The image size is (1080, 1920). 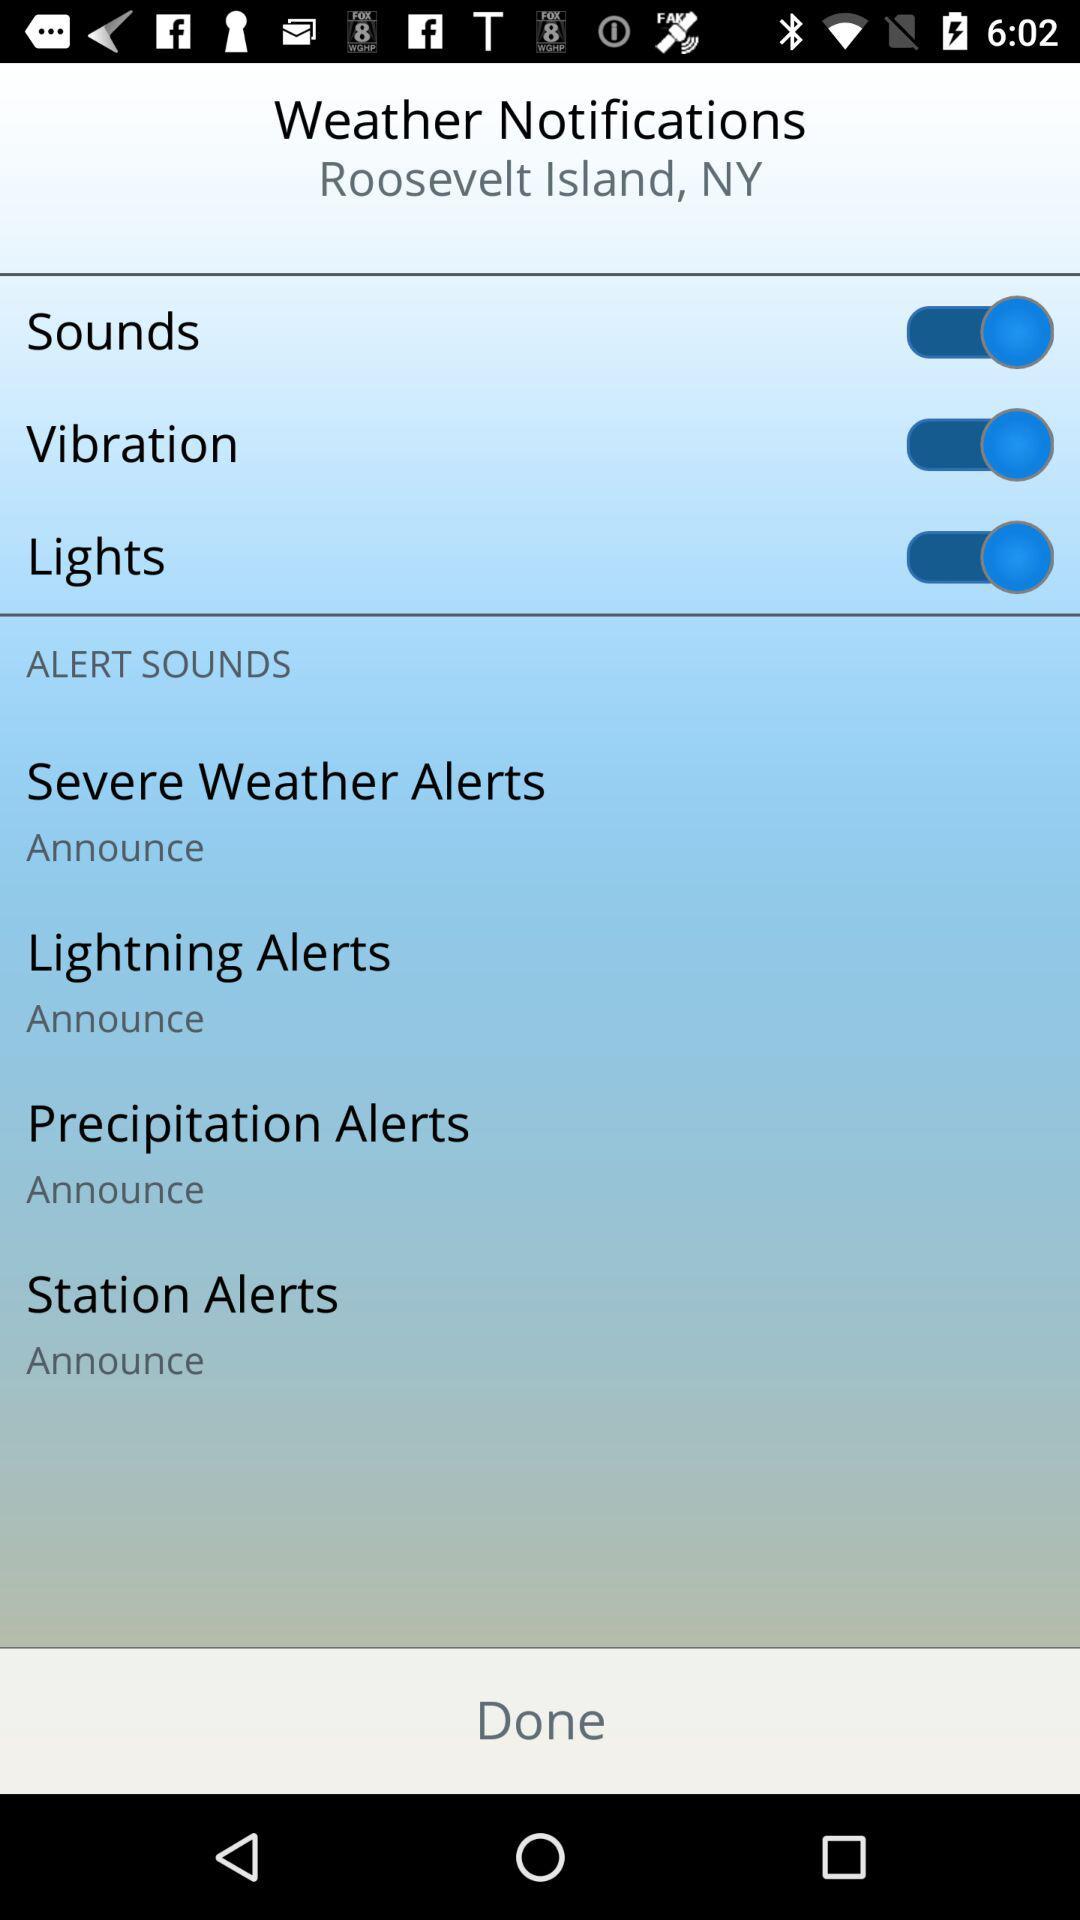 What do you see at coordinates (131, 240) in the screenshot?
I see `item at the top left corner` at bounding box center [131, 240].